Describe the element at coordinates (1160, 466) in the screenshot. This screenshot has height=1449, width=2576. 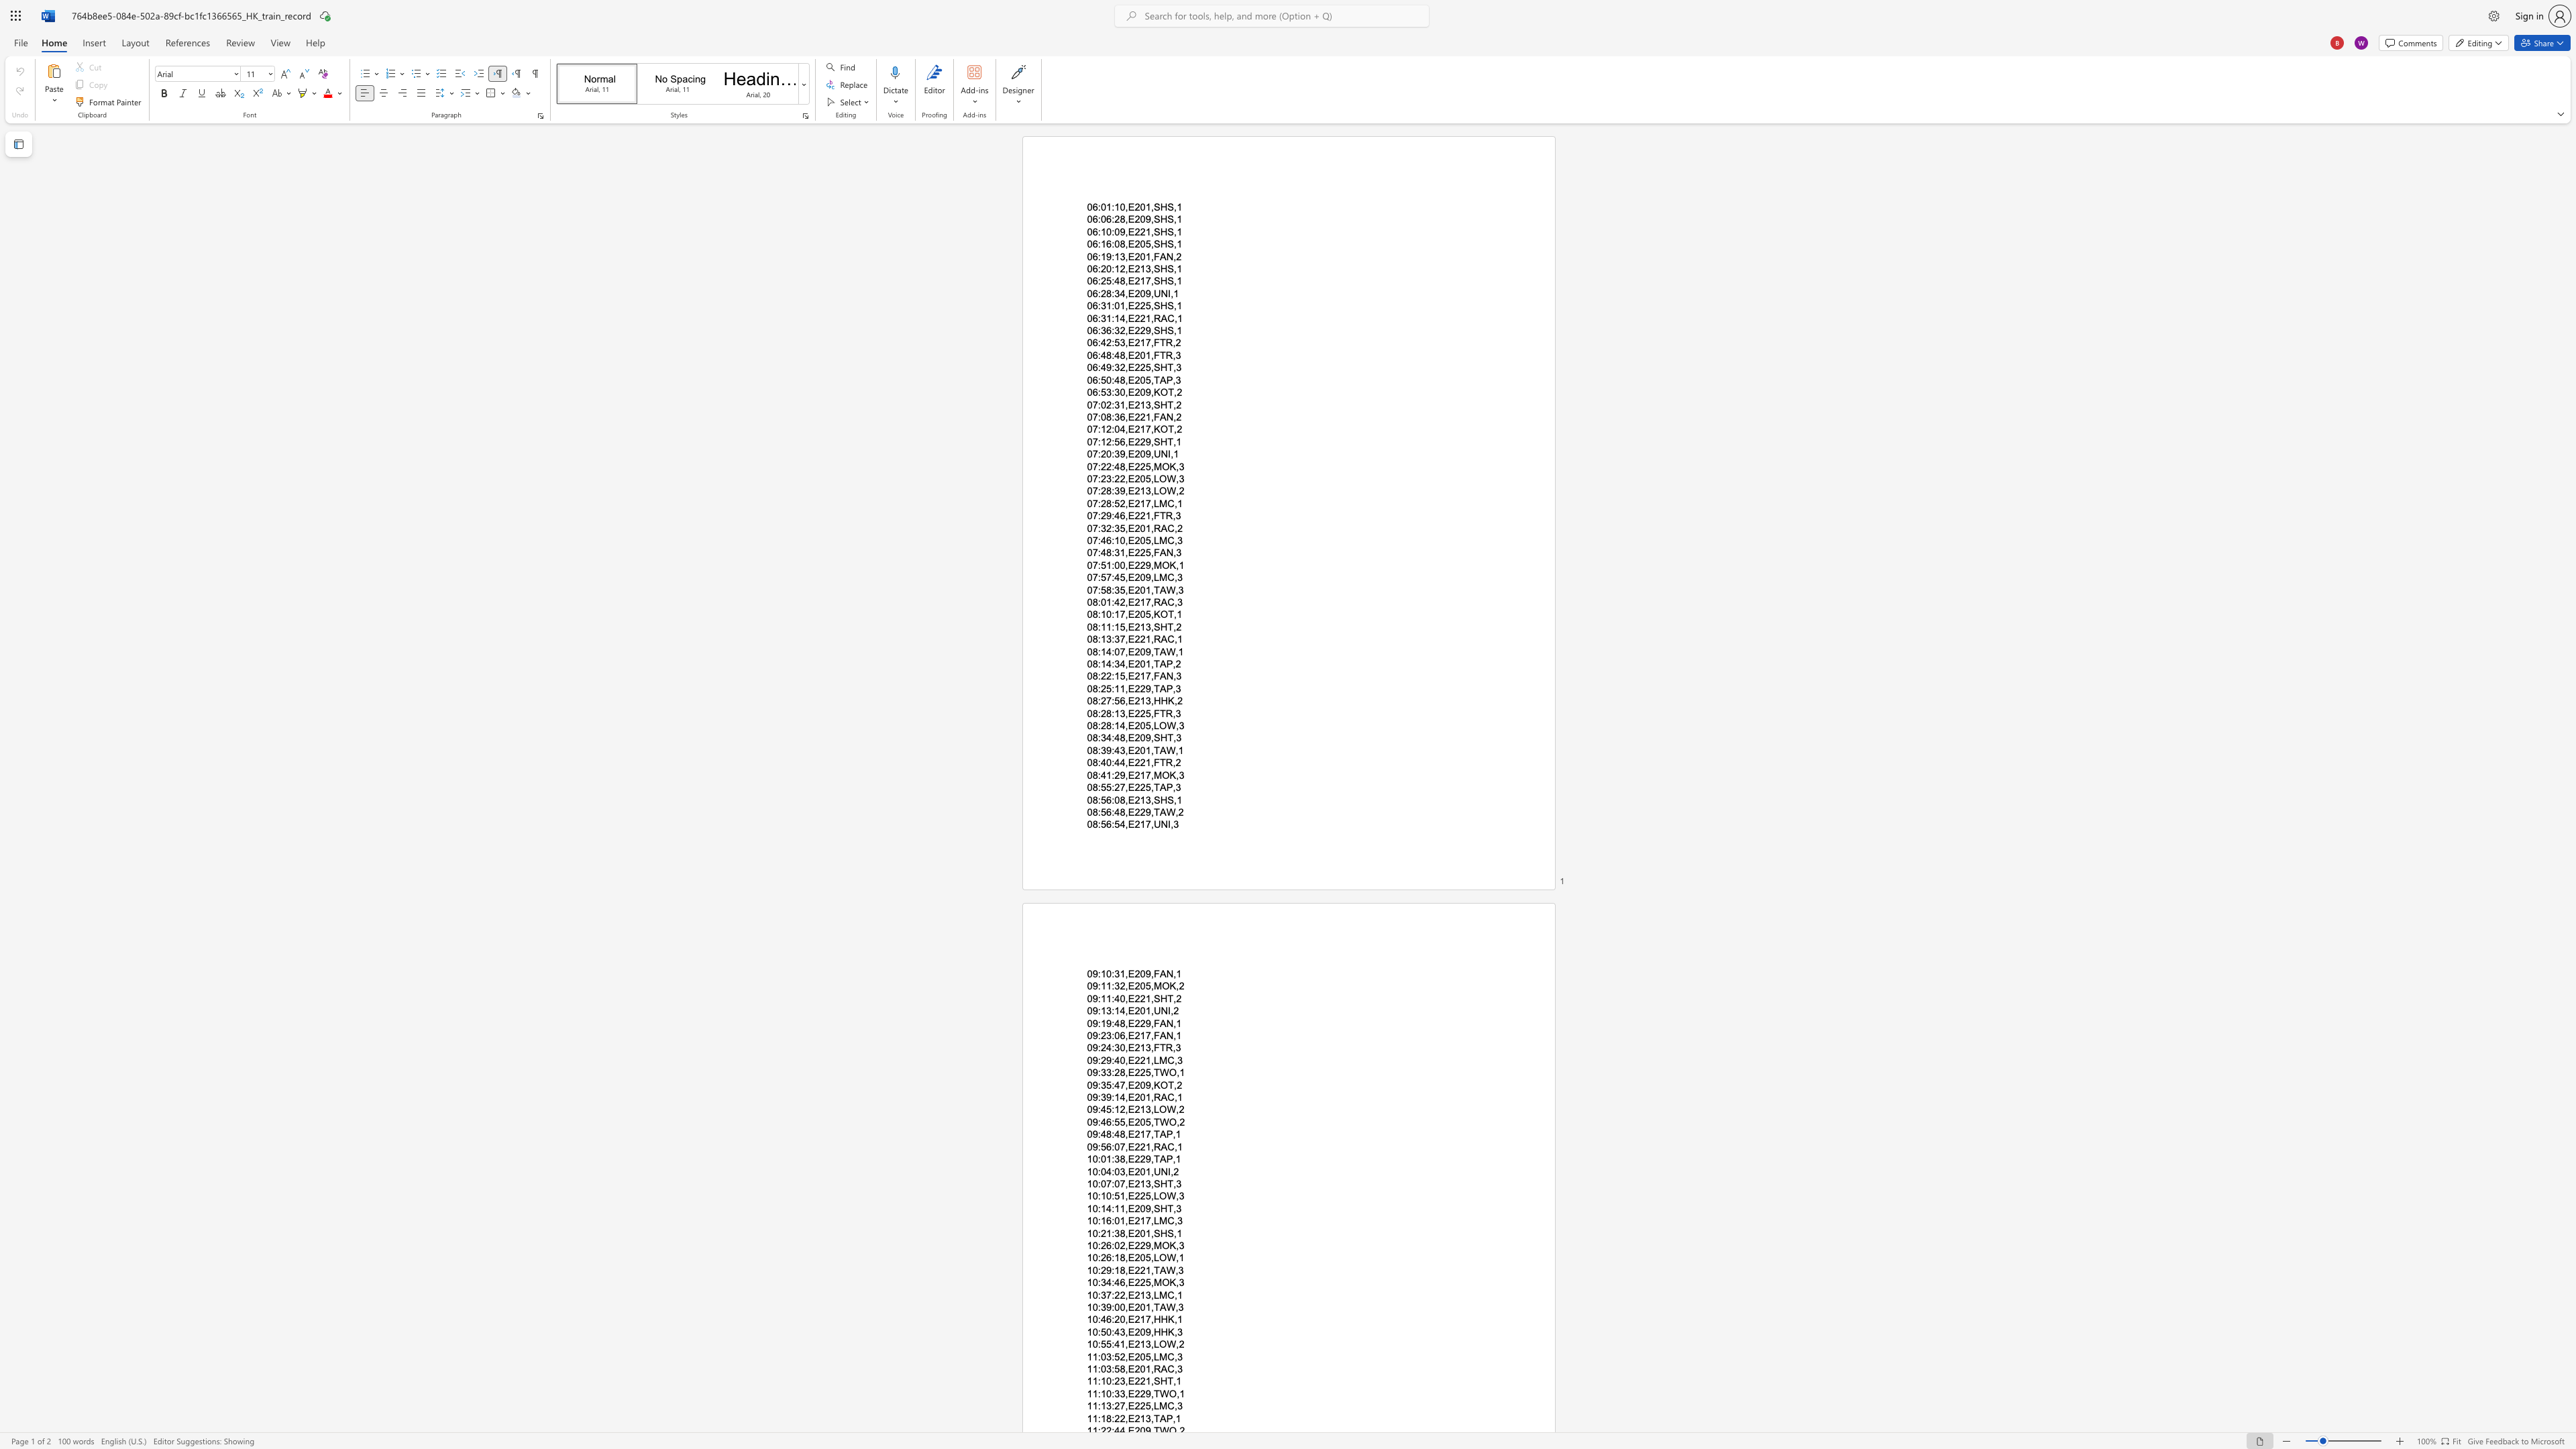
I see `the space between the continuous character "M" and "O" in the text` at that location.